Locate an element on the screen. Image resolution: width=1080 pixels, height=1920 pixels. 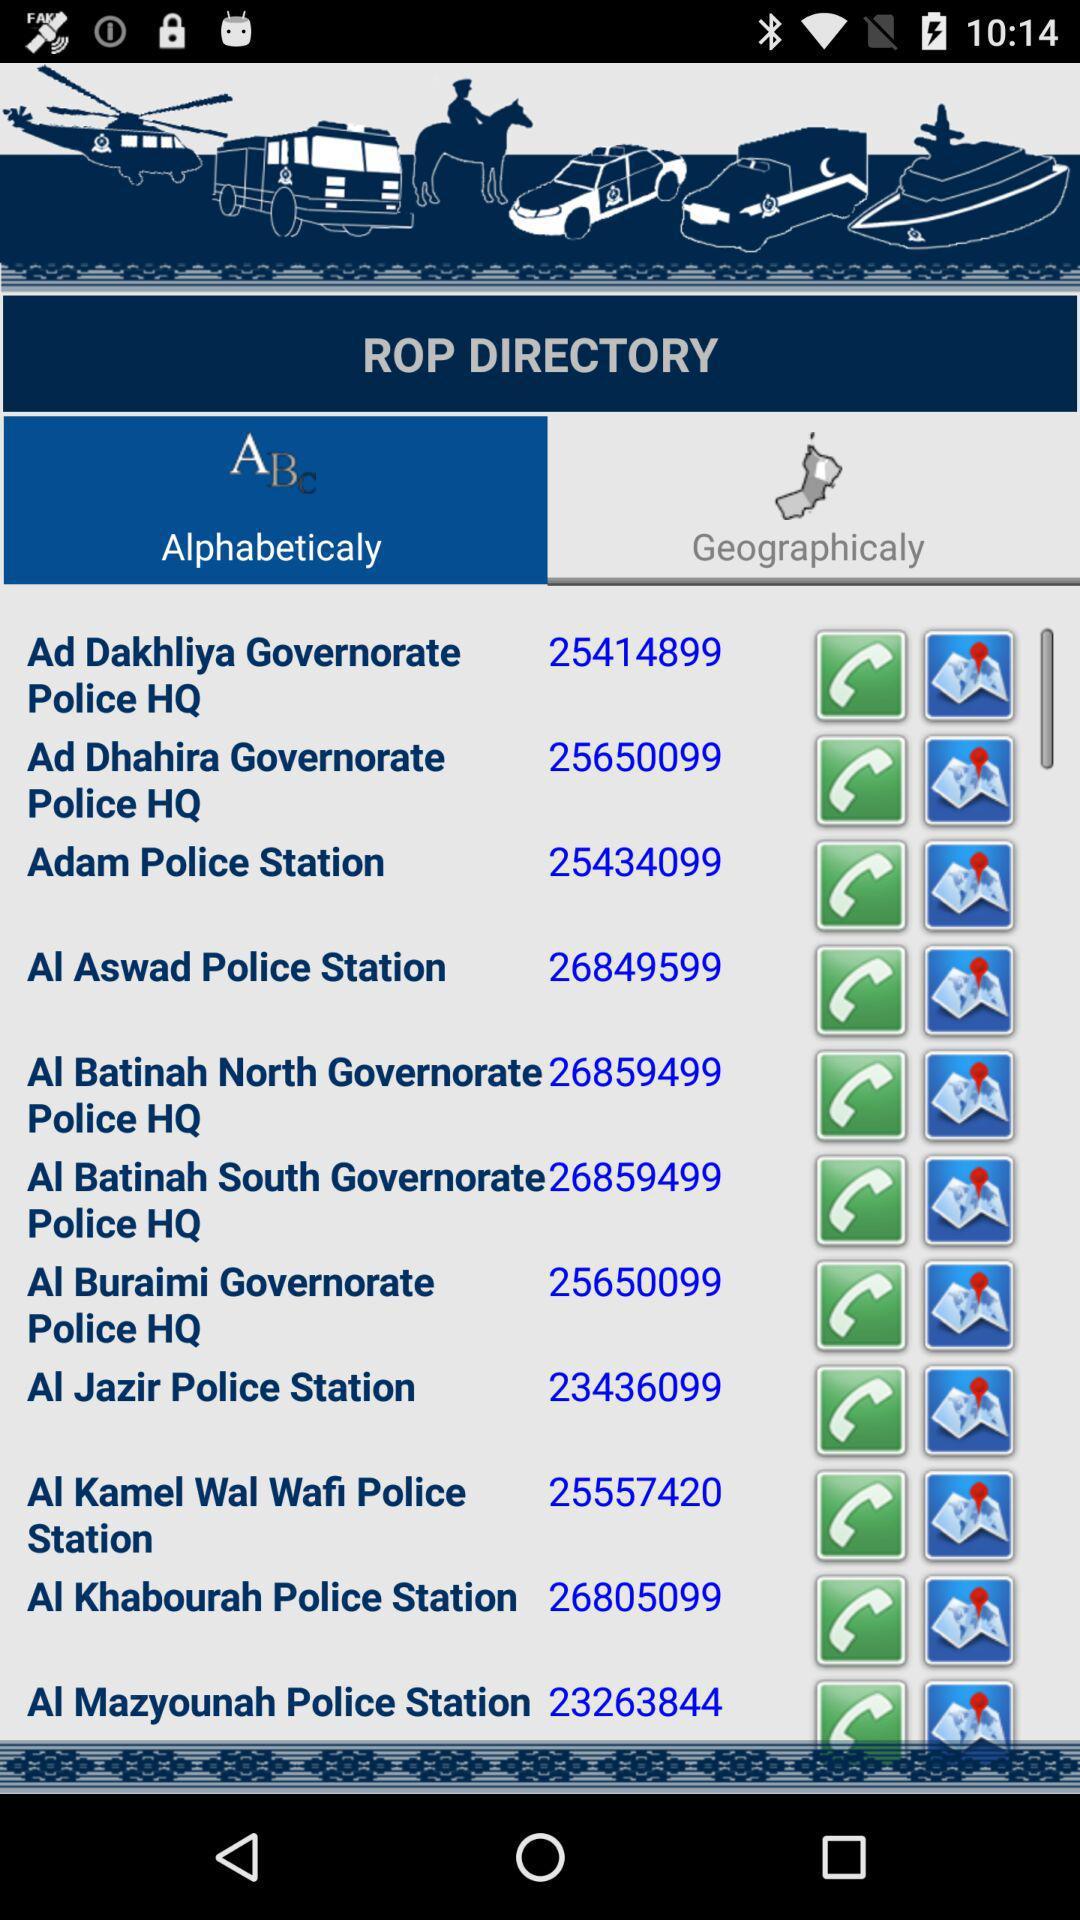
shows location in map is located at coordinates (967, 1410).